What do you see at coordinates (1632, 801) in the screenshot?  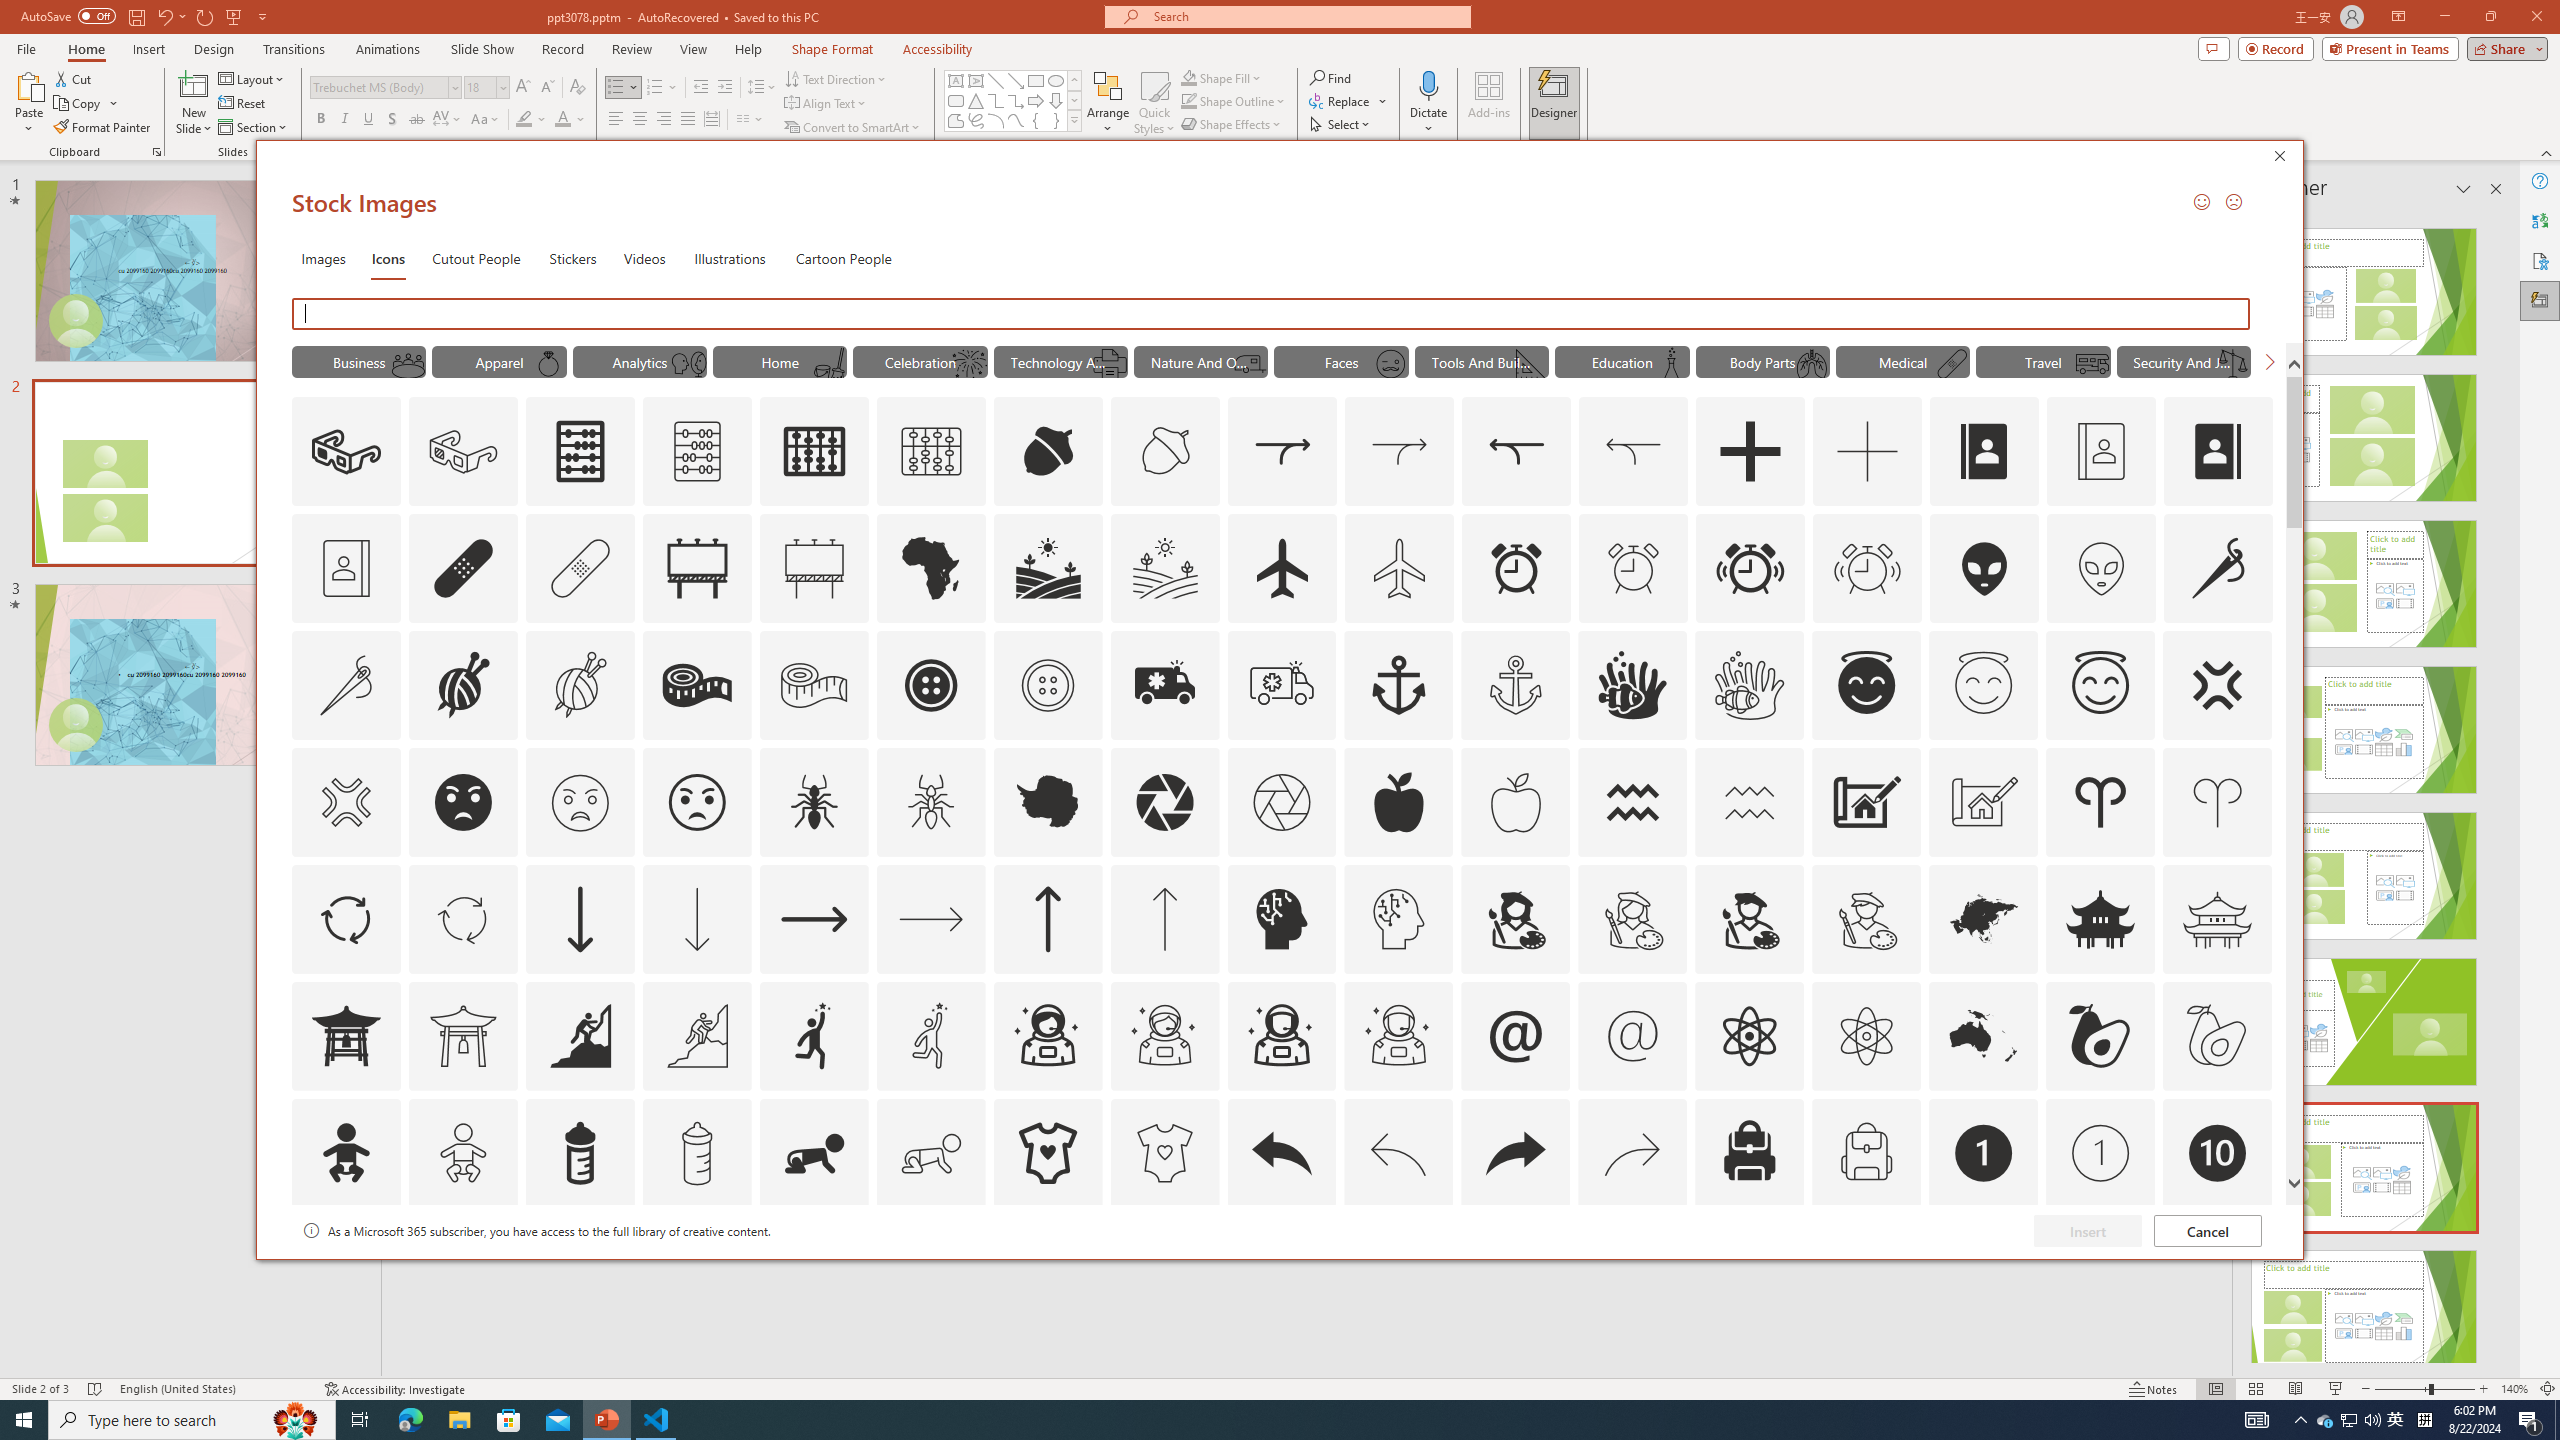 I see `'AutomationID: Icons_Aquarius'` at bounding box center [1632, 801].